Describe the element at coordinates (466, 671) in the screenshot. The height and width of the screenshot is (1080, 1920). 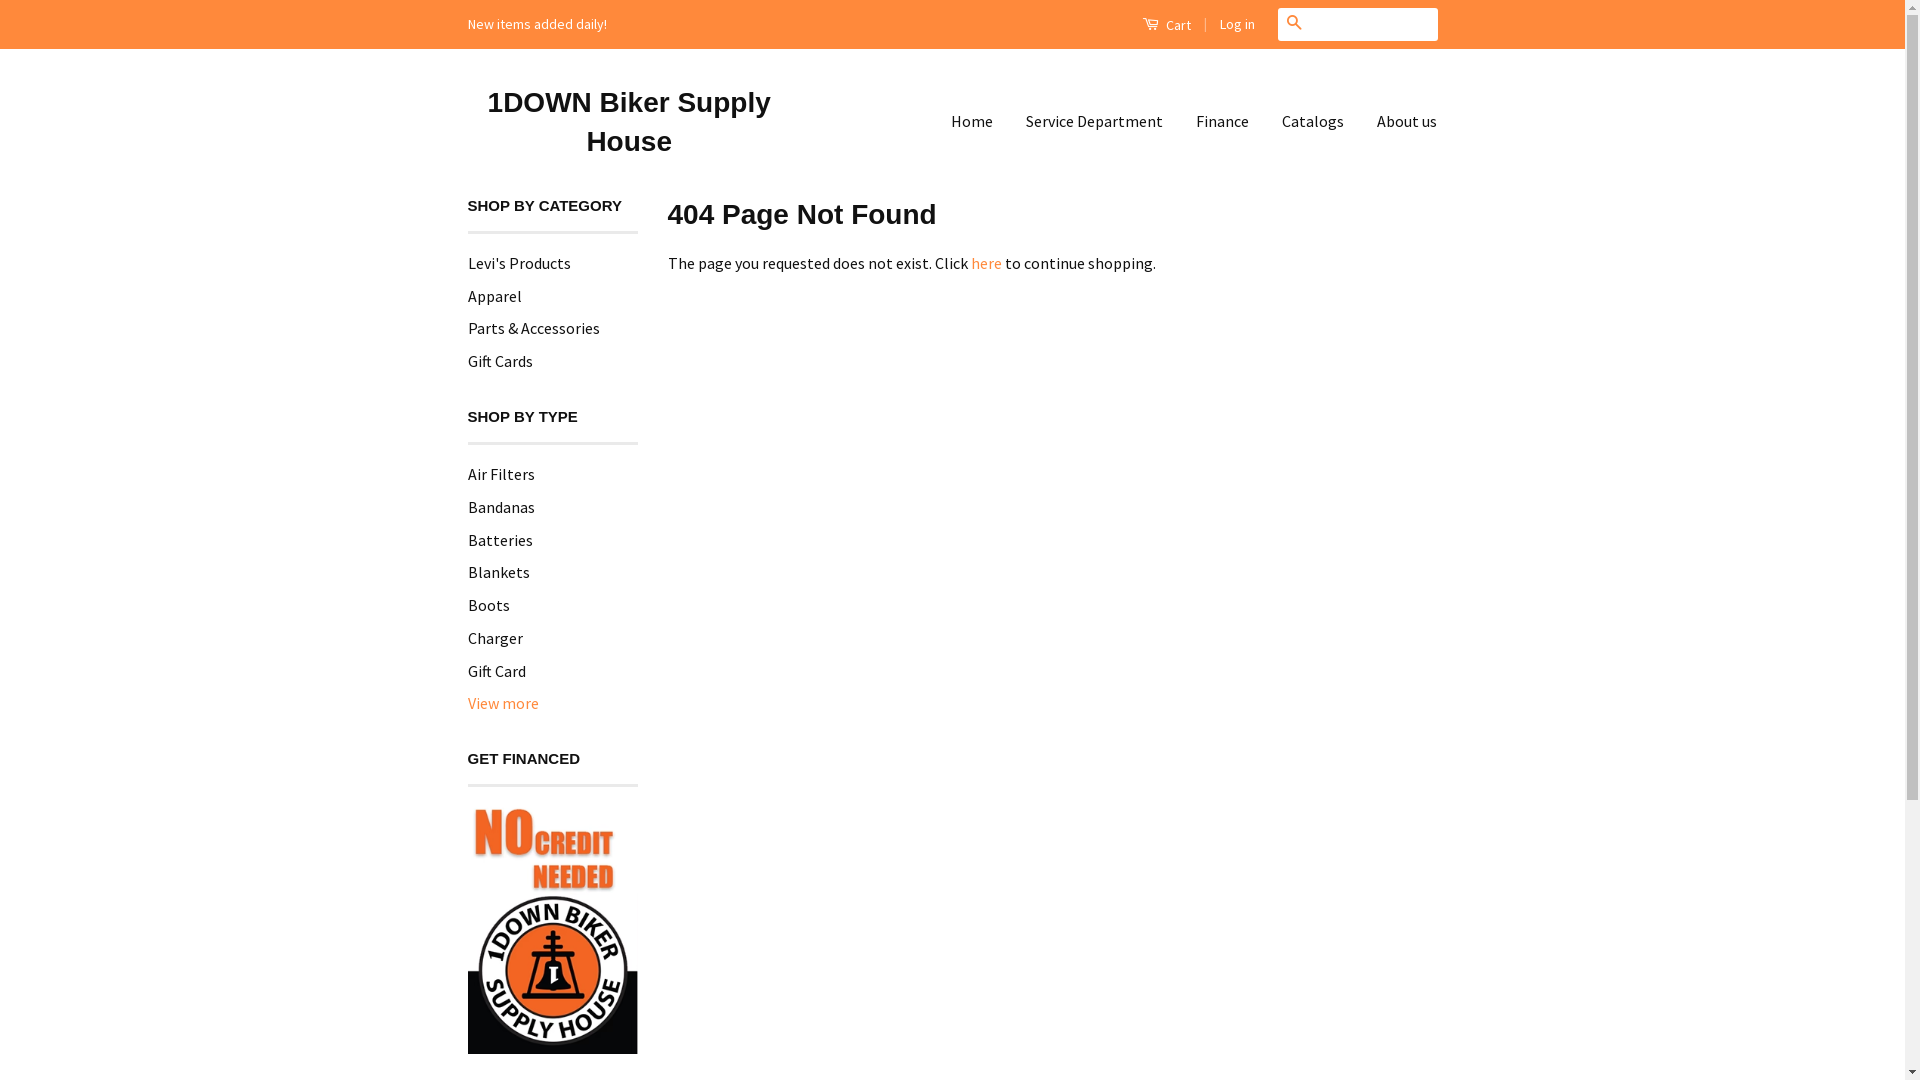
I see `'Gift Card'` at that location.